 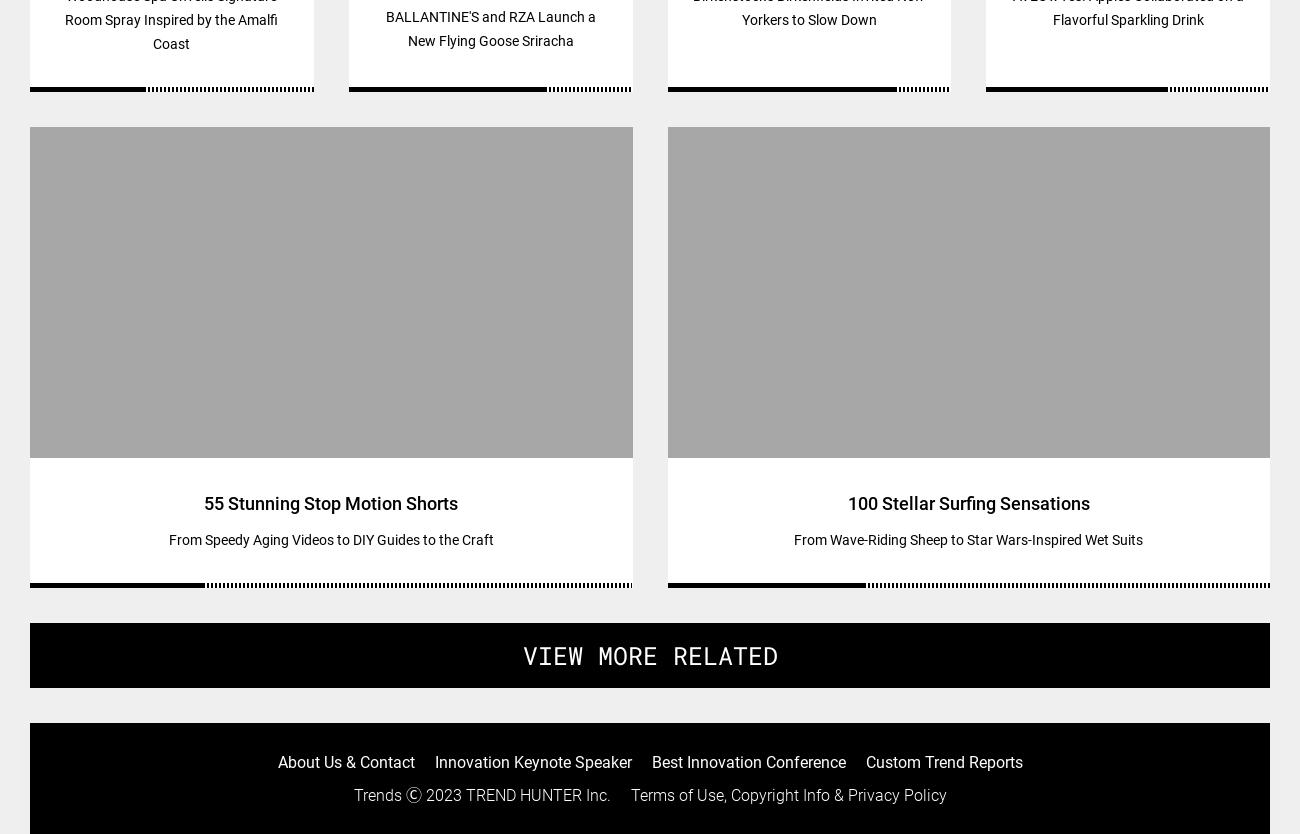 I want to click on '55 Stunning Stop Motion Shorts', so click(x=203, y=502).